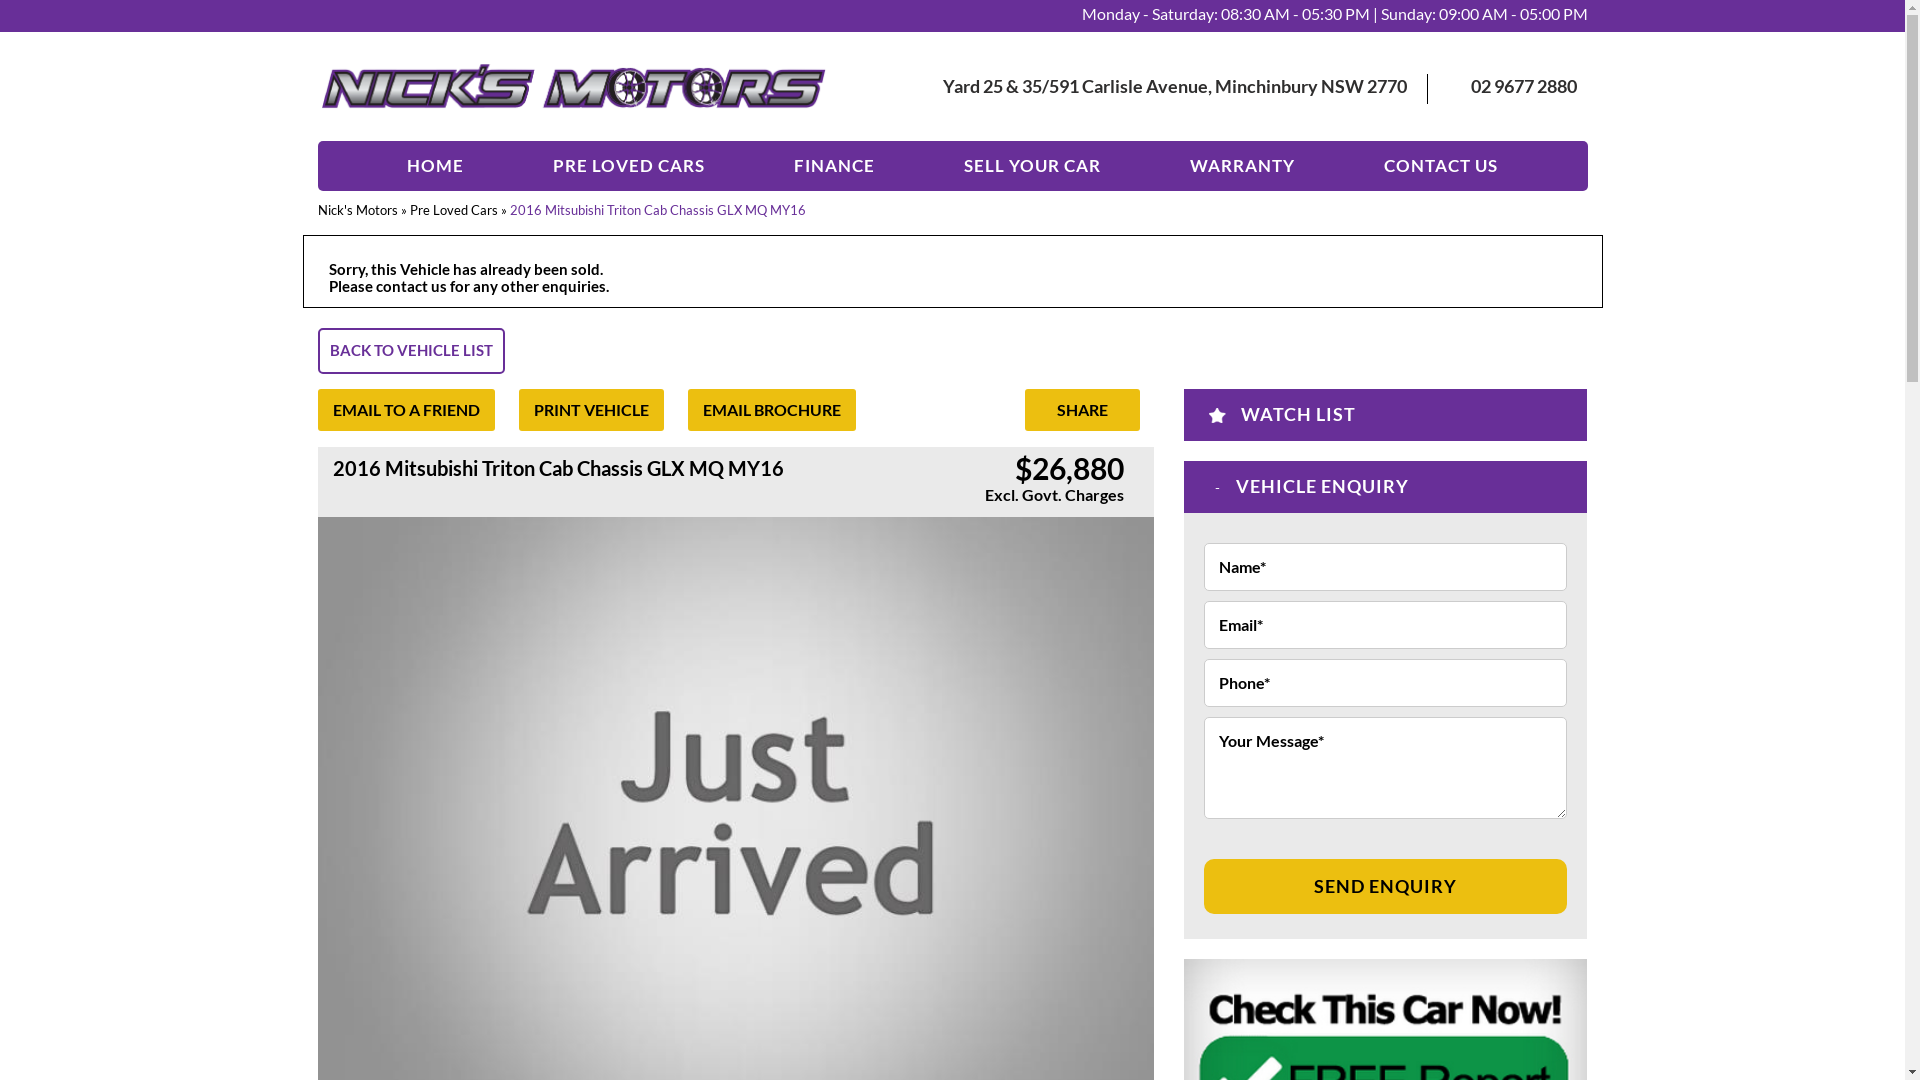 This screenshot has height=1080, width=1920. I want to click on 'Yard 25 & 35/591 Carlisle Avenue, Minchinbury NSW 2770', so click(1175, 84).